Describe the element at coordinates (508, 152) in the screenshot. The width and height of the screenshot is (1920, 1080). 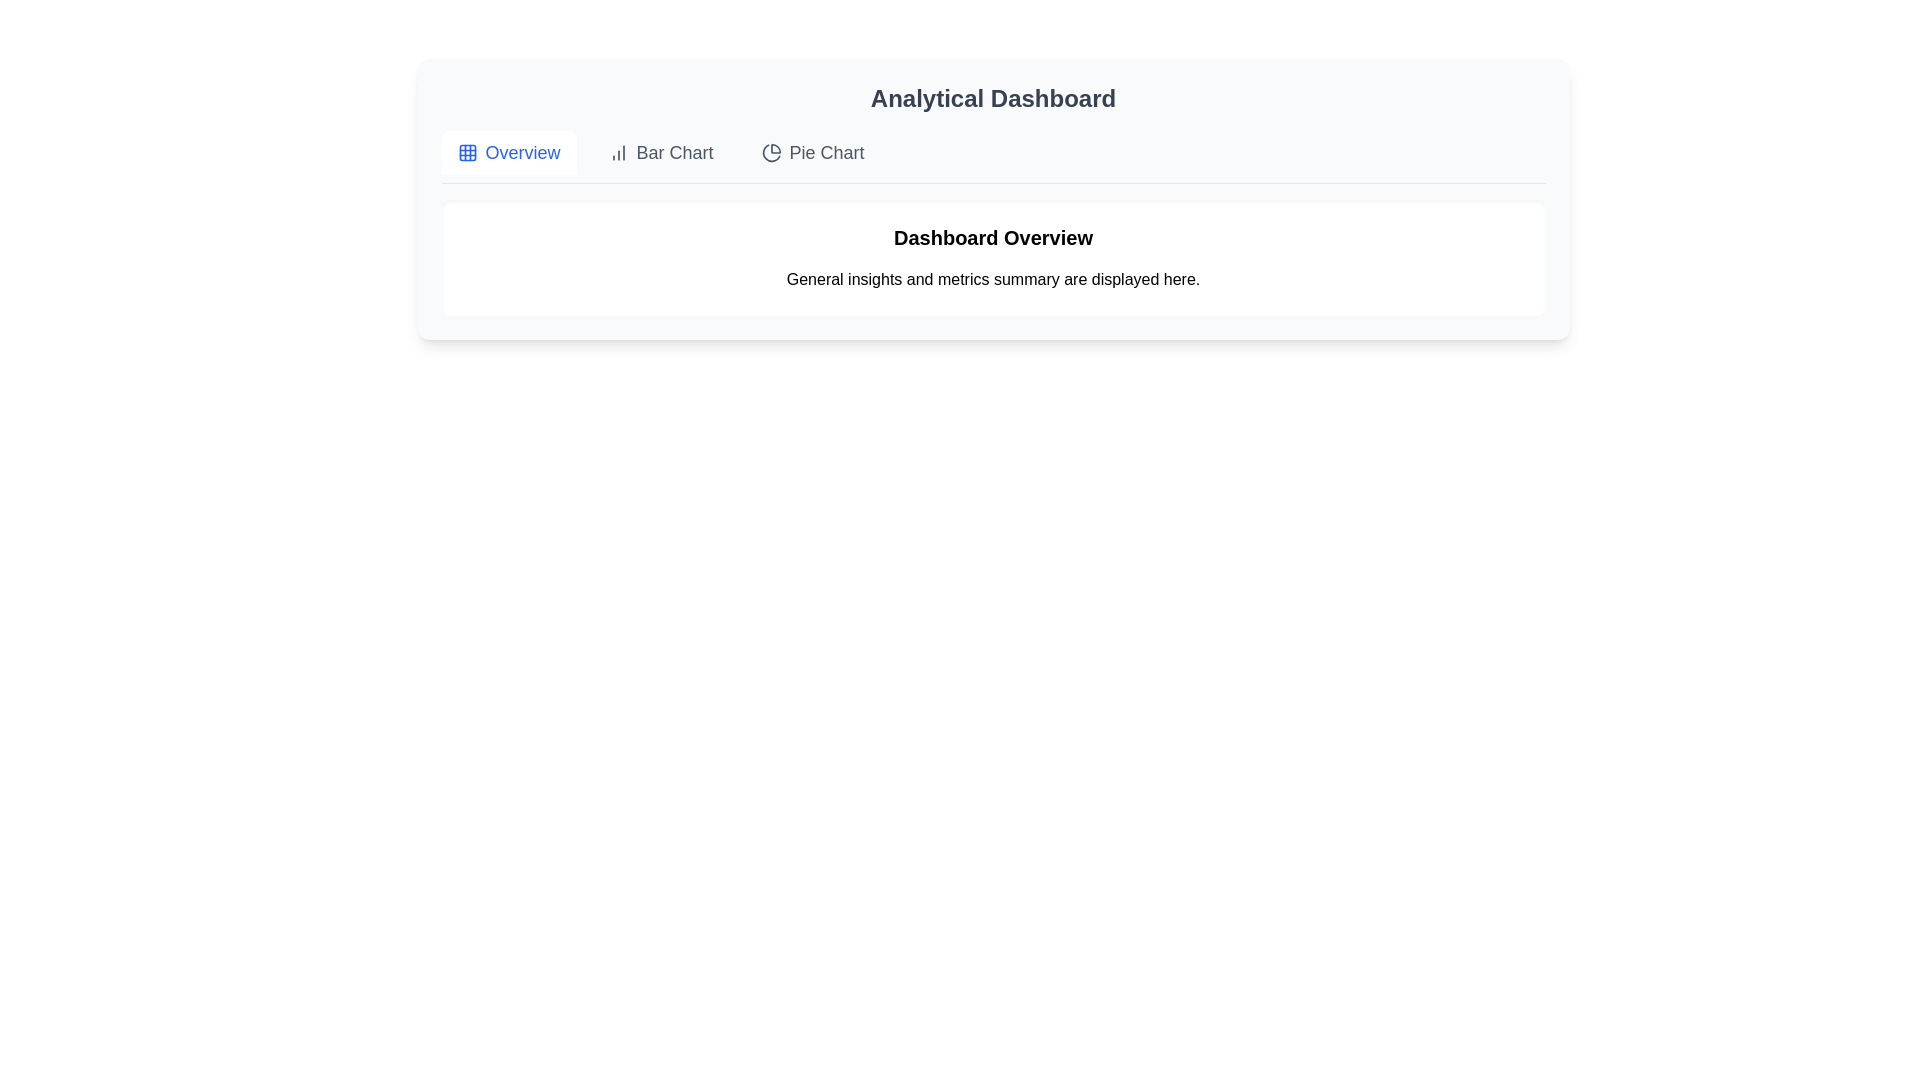
I see `the first Navigation Tab on the left side` at that location.